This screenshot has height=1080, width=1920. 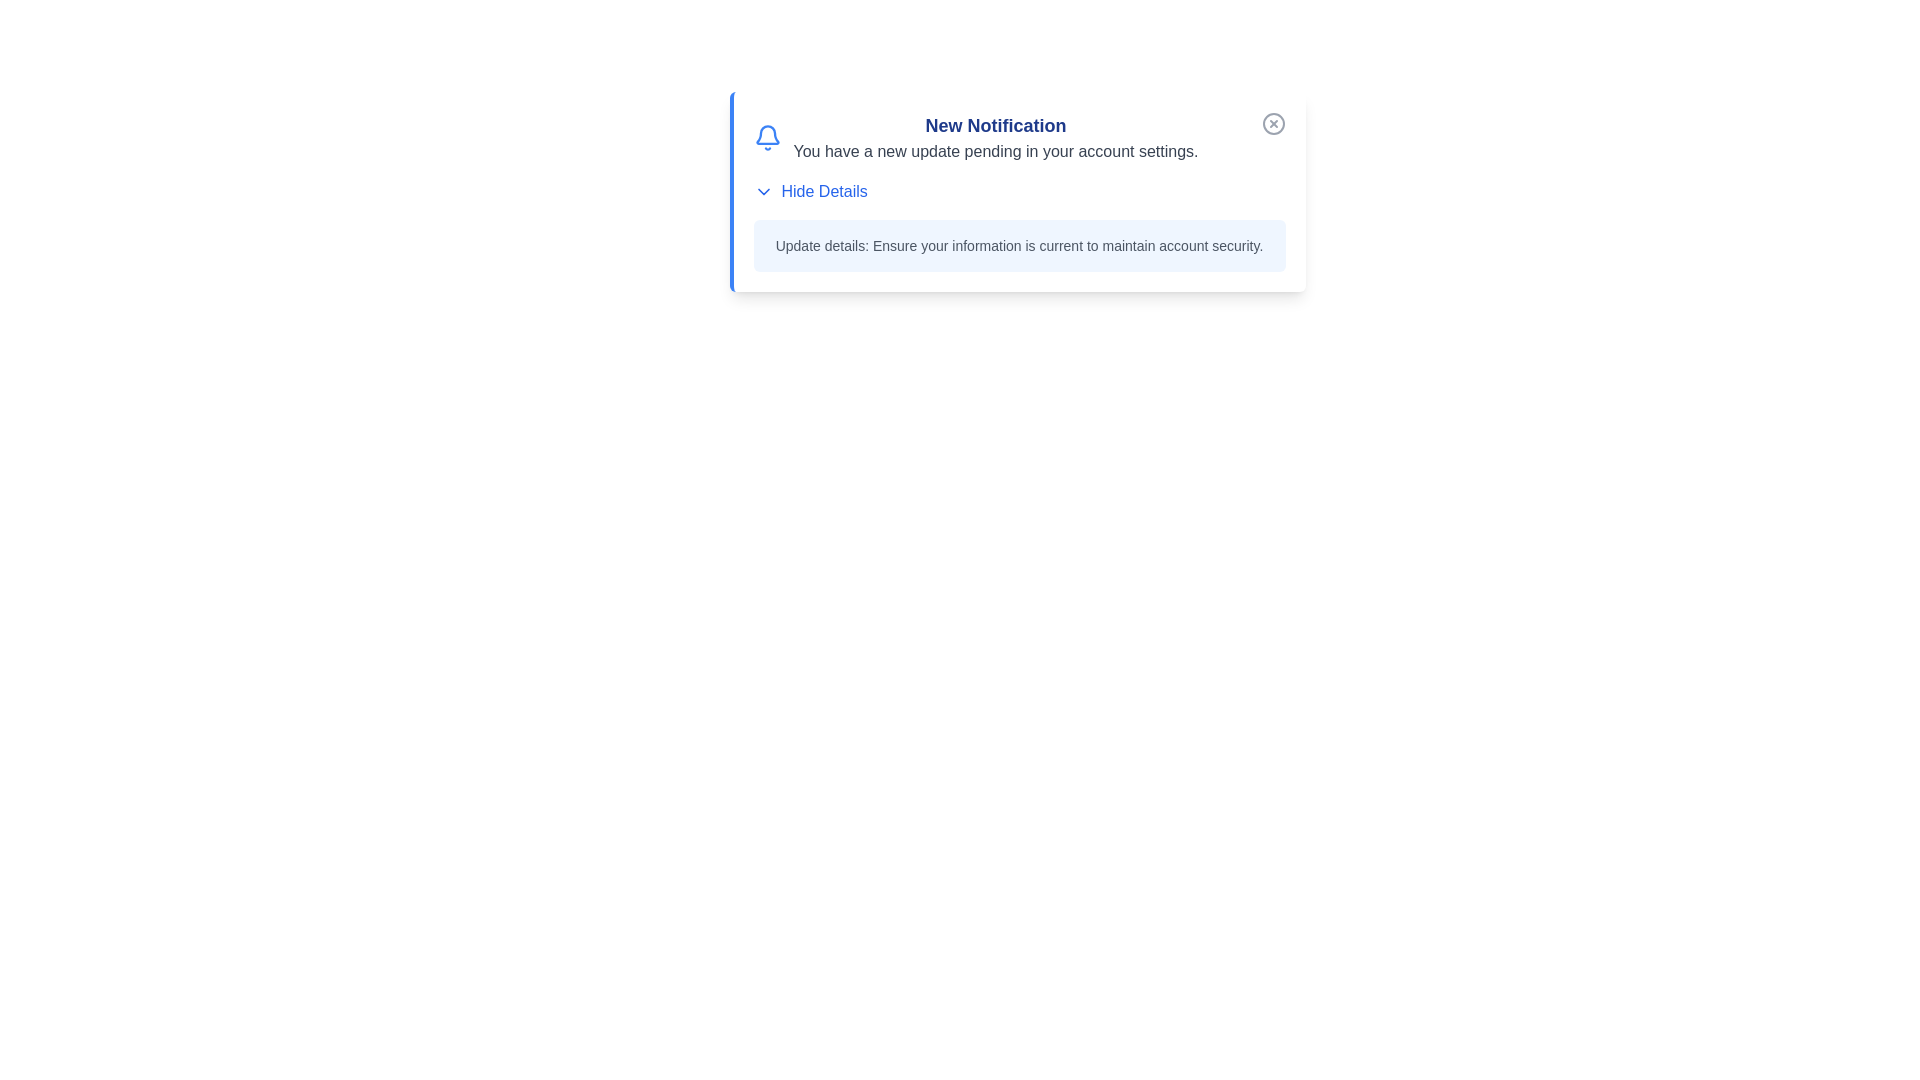 I want to click on the informational text label that is centrally positioned within a rounded, light-blue background section, located just below the 'Hide Details' link, so click(x=1019, y=245).